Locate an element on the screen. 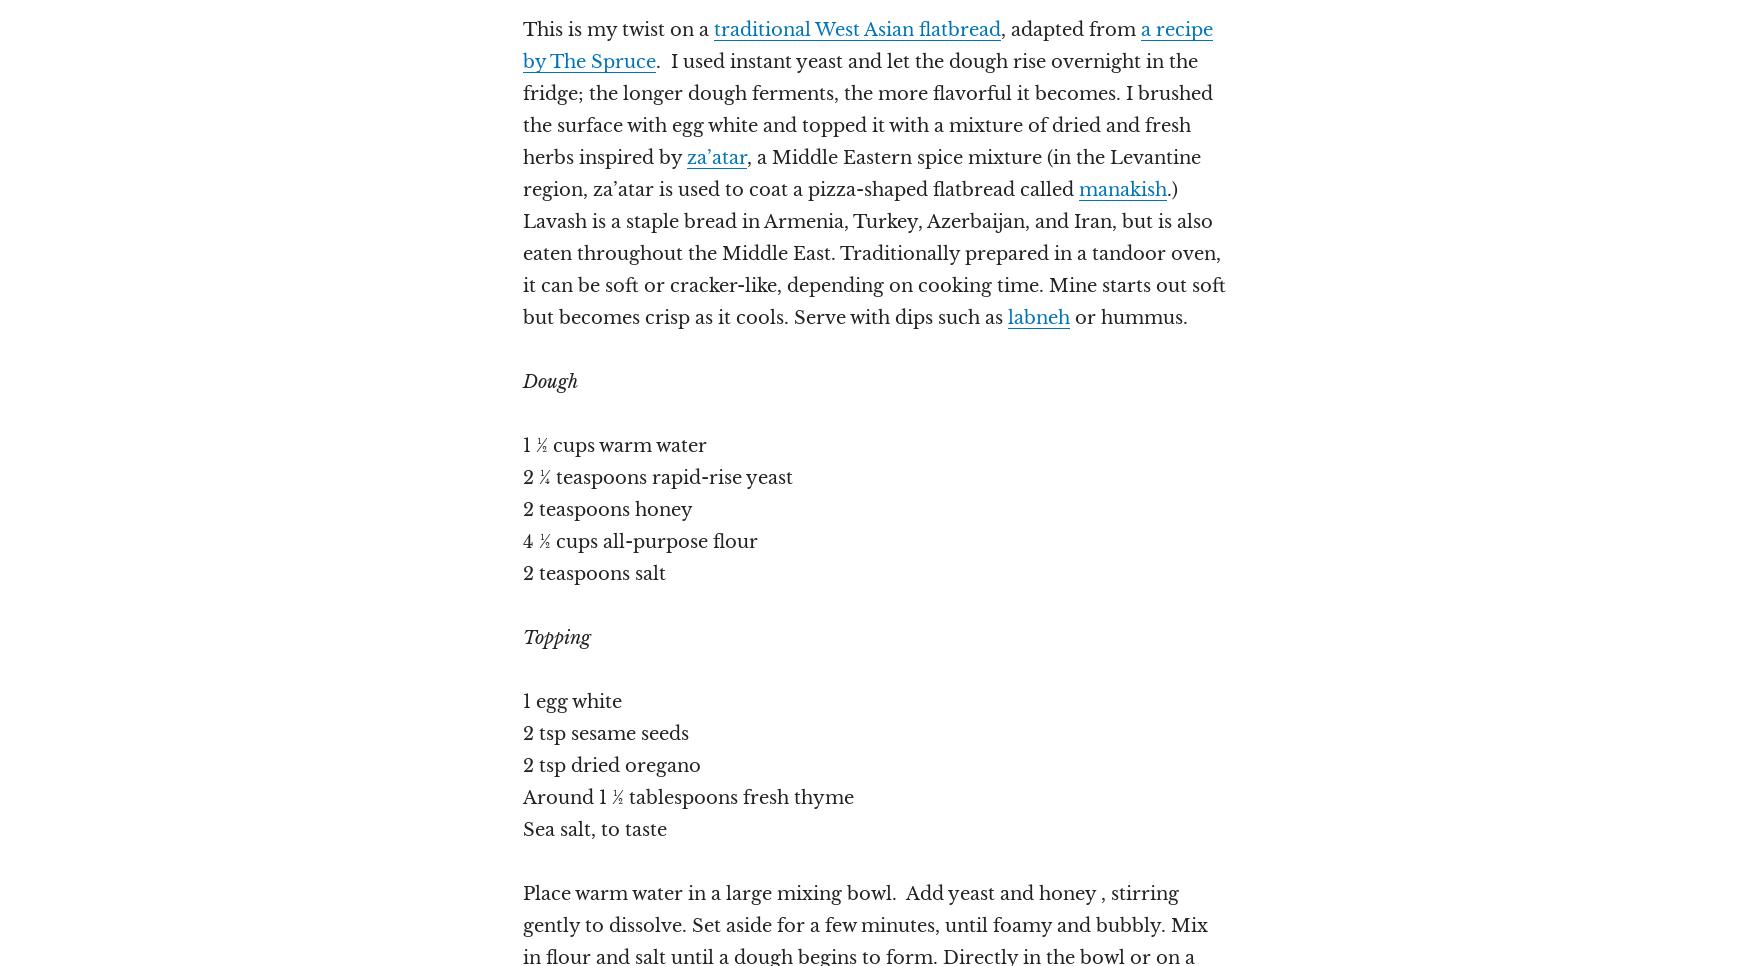 The image size is (1750, 966). '1 egg white' is located at coordinates (572, 700).